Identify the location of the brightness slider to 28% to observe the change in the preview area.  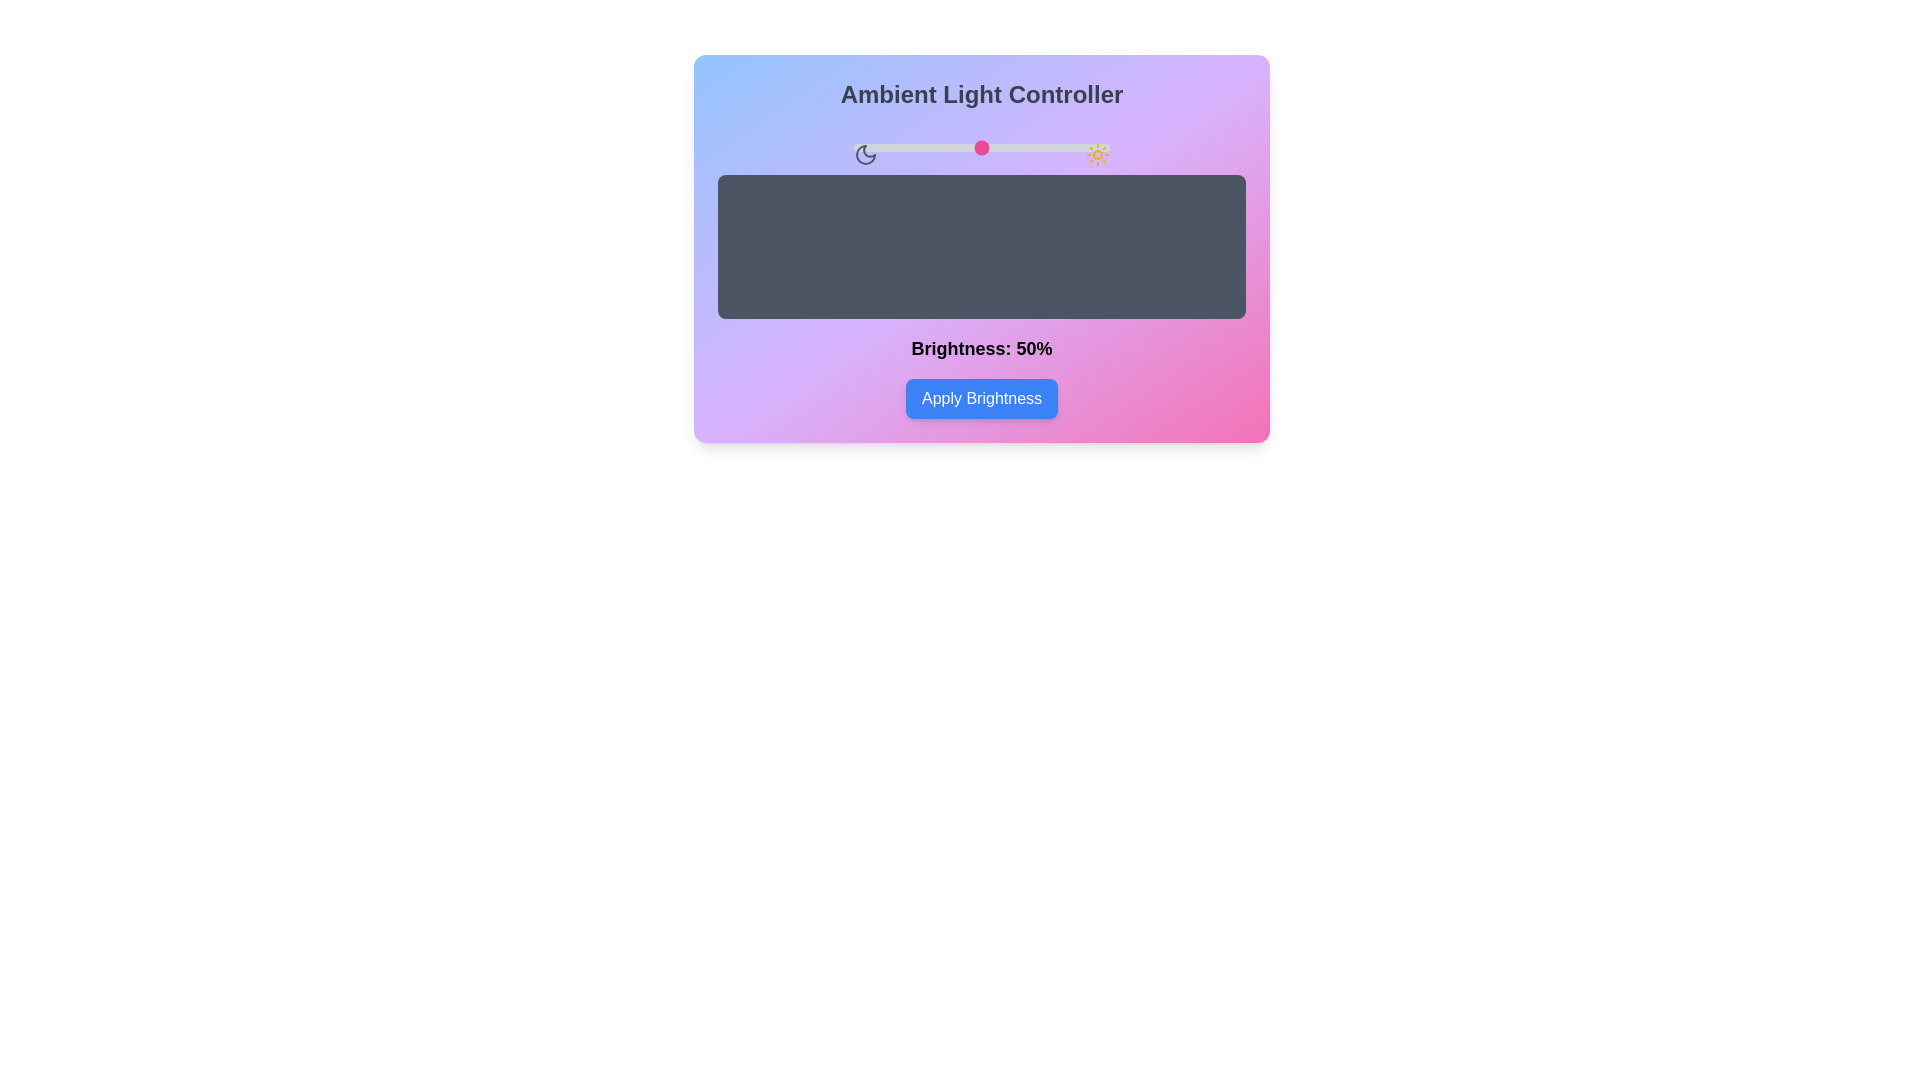
(924, 146).